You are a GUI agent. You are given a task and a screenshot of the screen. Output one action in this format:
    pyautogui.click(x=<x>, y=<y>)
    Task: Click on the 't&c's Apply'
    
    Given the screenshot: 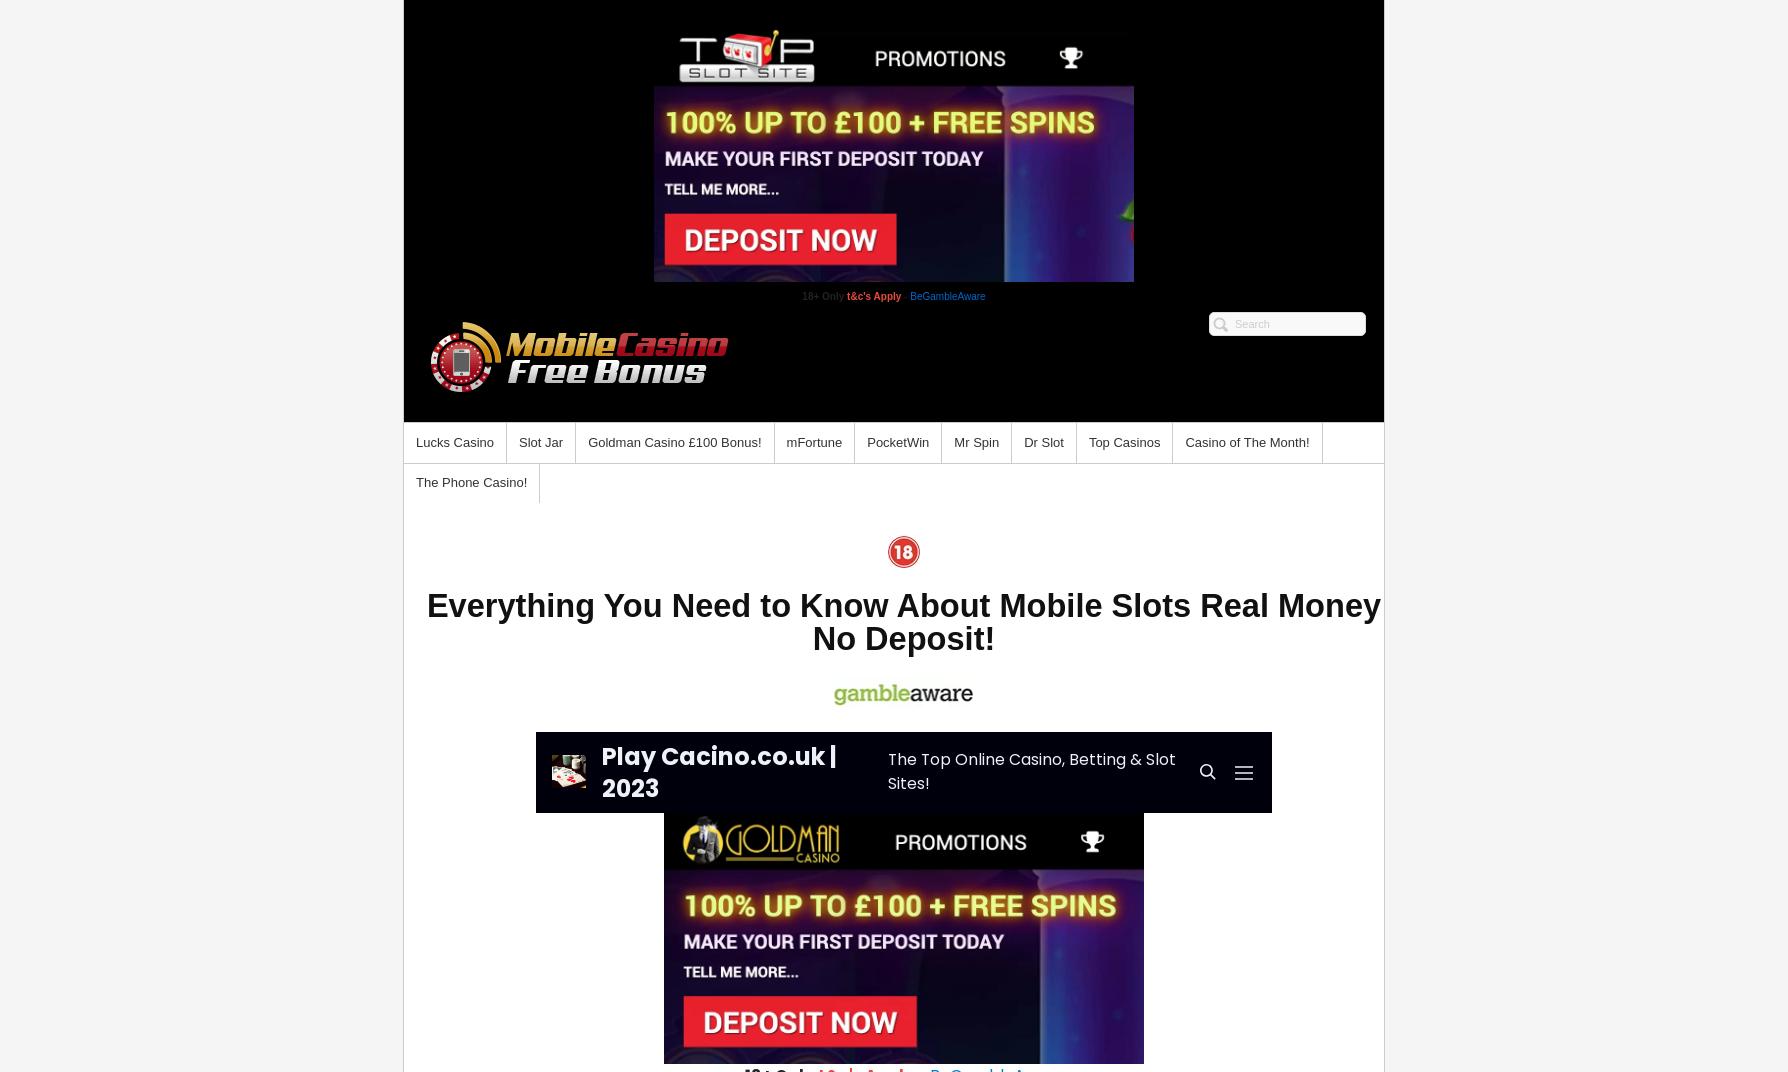 What is the action you would take?
    pyautogui.click(x=872, y=295)
    